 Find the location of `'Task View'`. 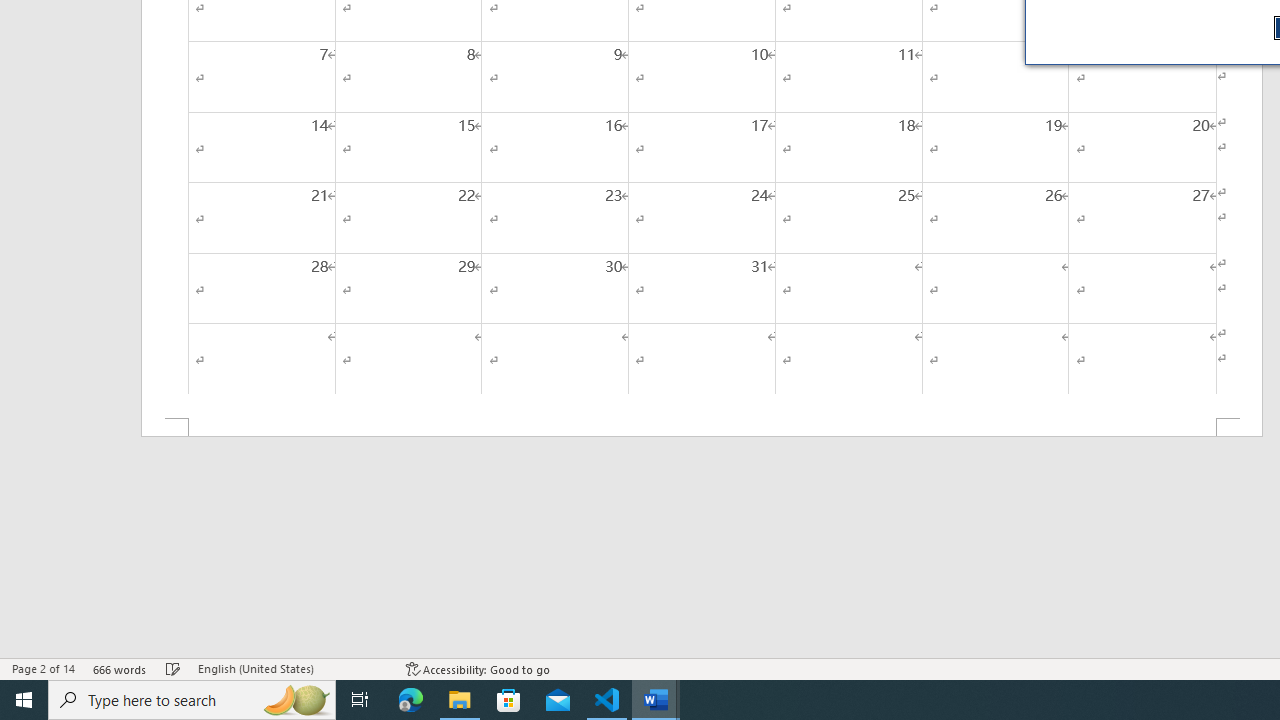

'Task View' is located at coordinates (359, 698).